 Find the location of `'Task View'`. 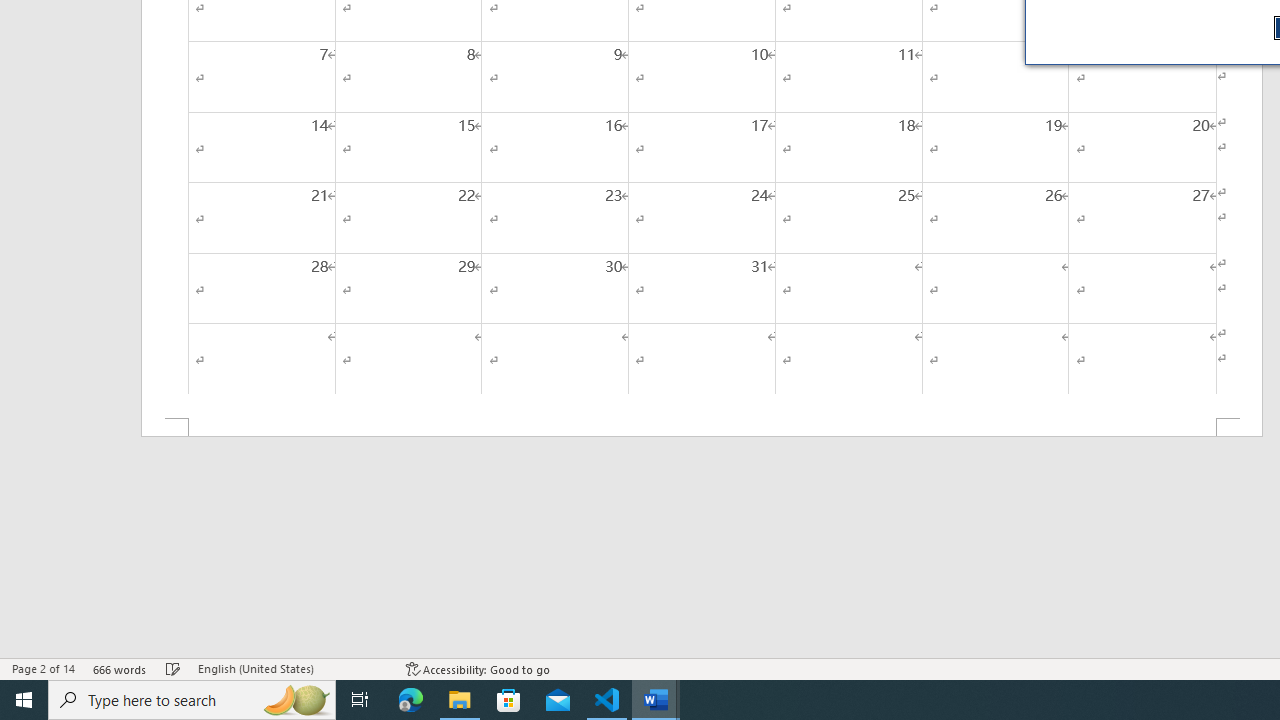

'Task View' is located at coordinates (359, 698).